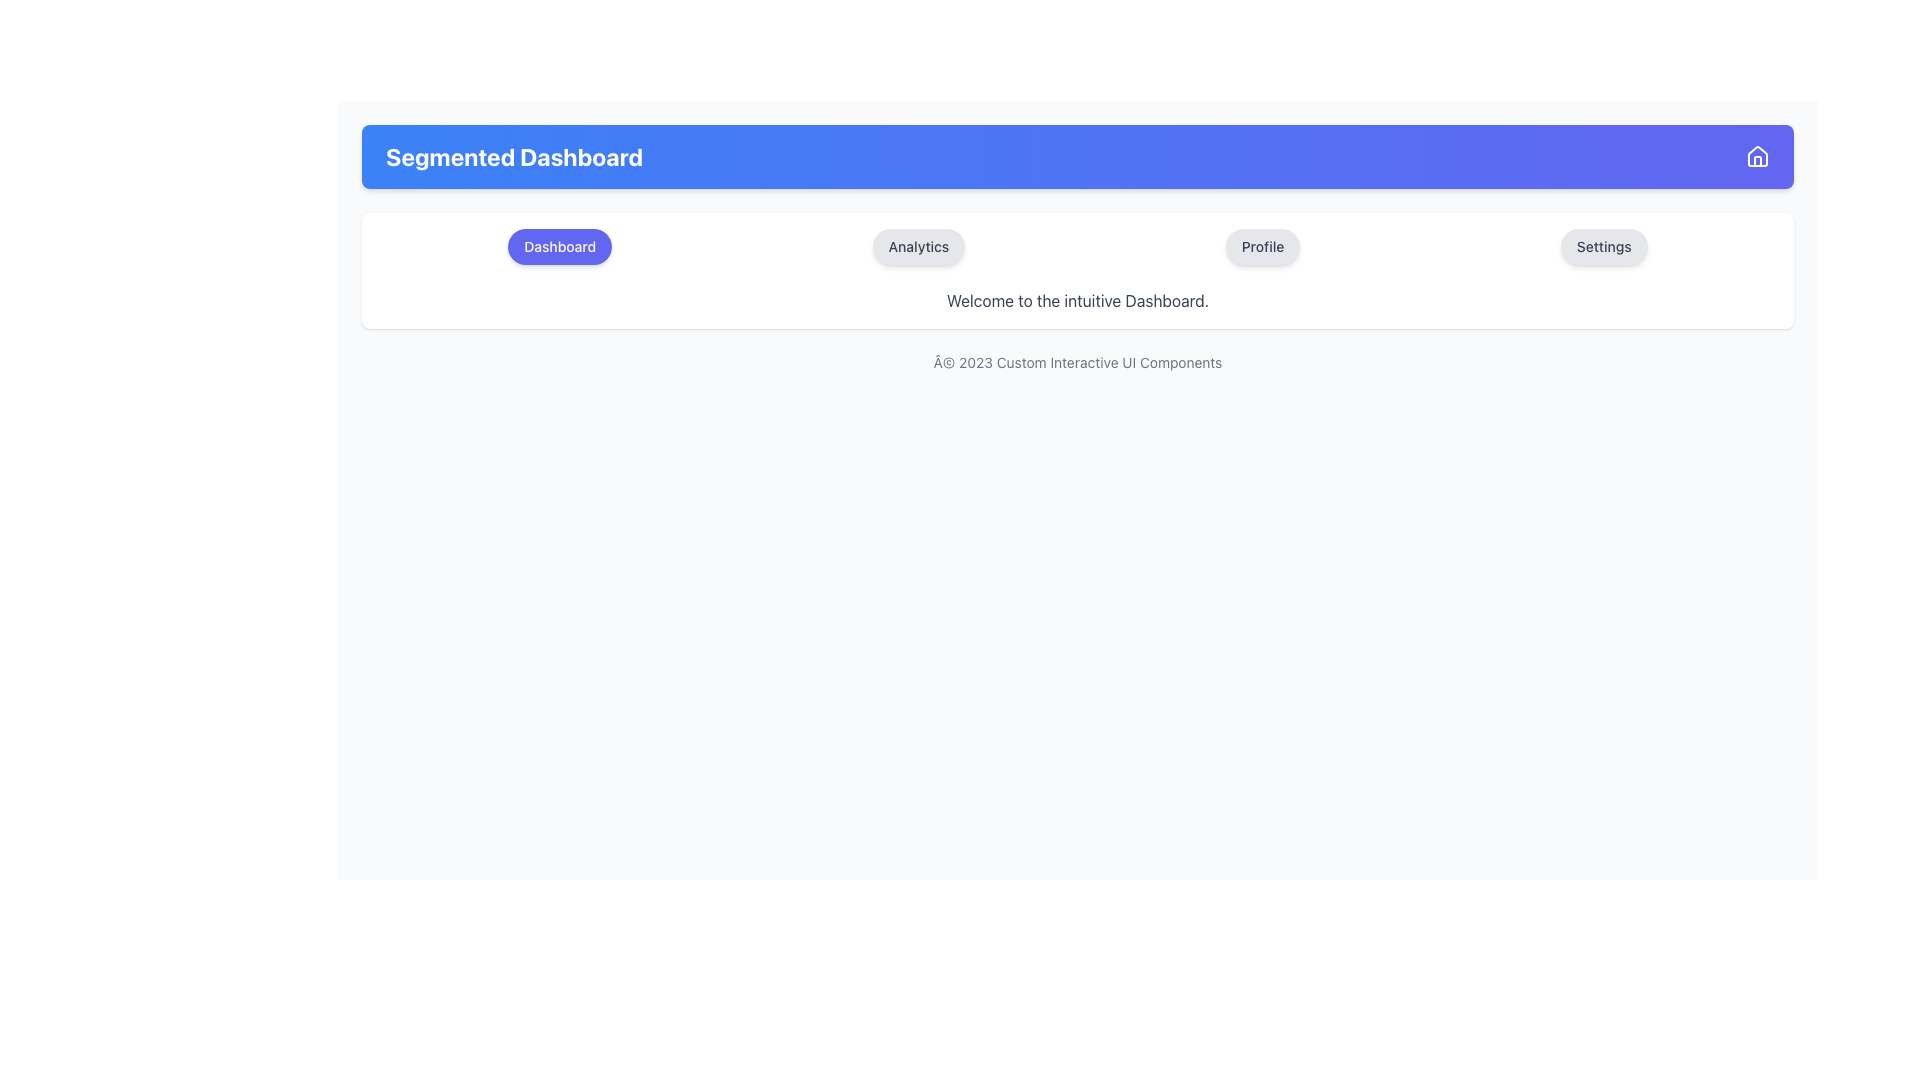 Image resolution: width=1920 pixels, height=1080 pixels. What do you see at coordinates (1604, 245) in the screenshot?
I see `the 'Settings' button located at the right end of the horizontal menu bar` at bounding box center [1604, 245].